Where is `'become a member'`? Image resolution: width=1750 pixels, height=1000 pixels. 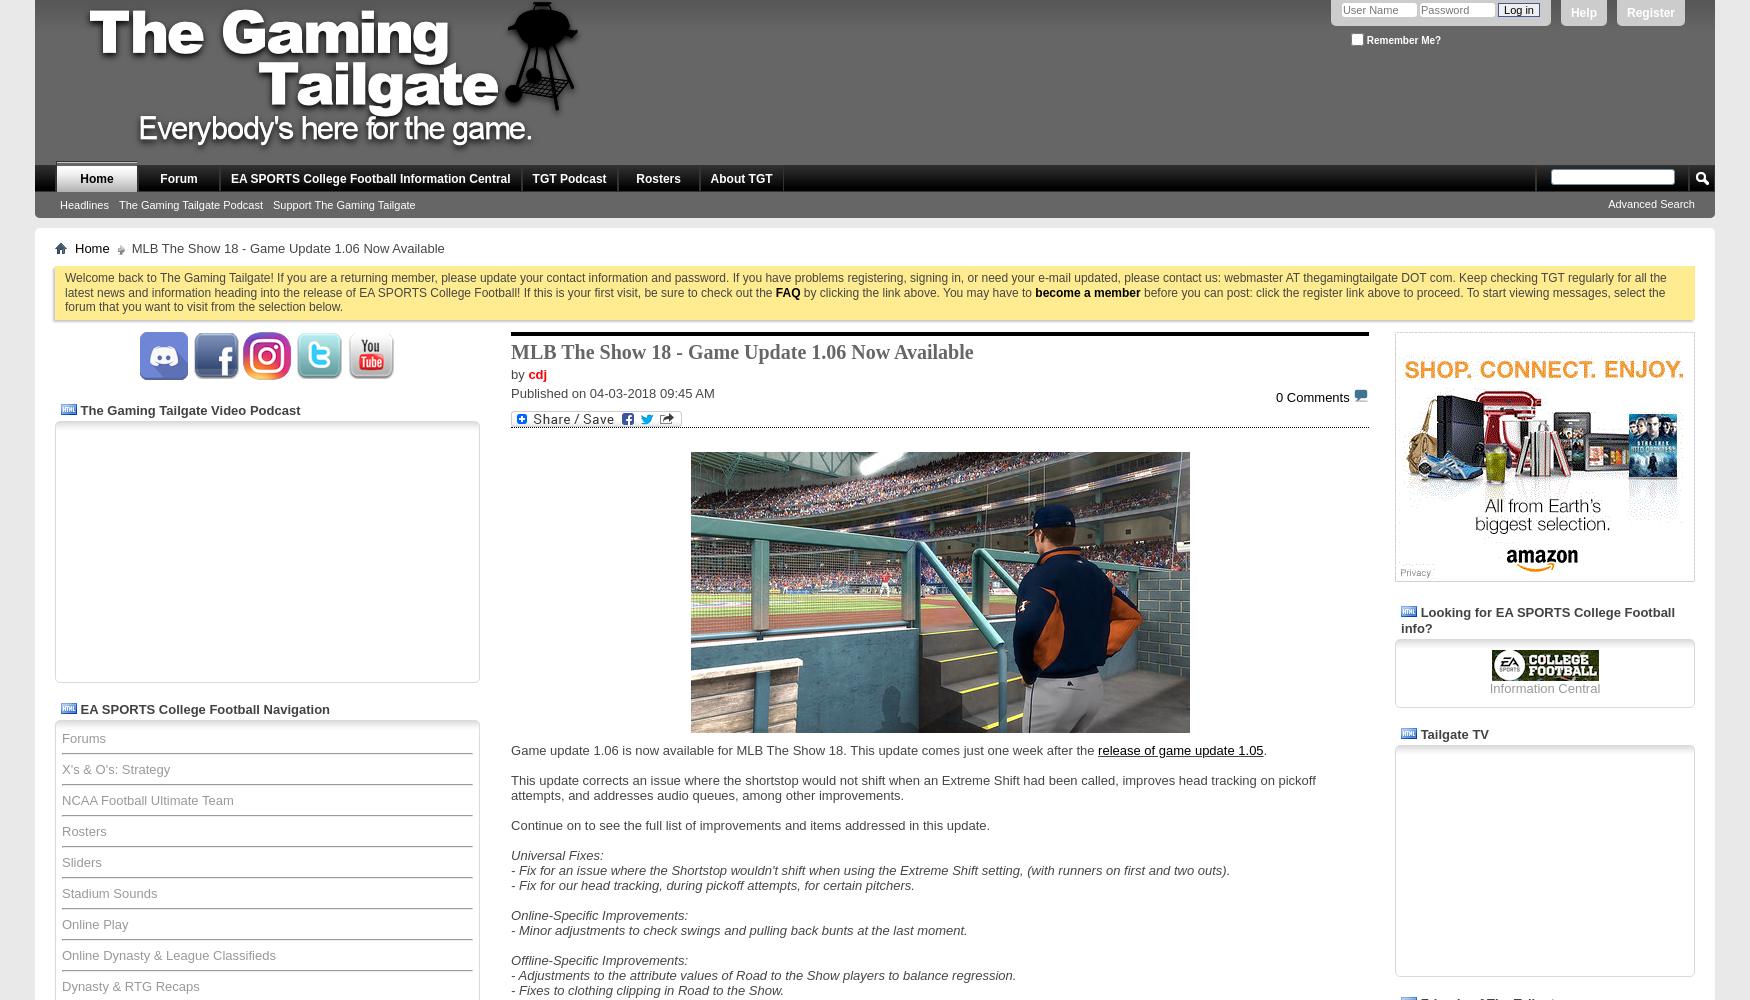 'become a member' is located at coordinates (1087, 292).